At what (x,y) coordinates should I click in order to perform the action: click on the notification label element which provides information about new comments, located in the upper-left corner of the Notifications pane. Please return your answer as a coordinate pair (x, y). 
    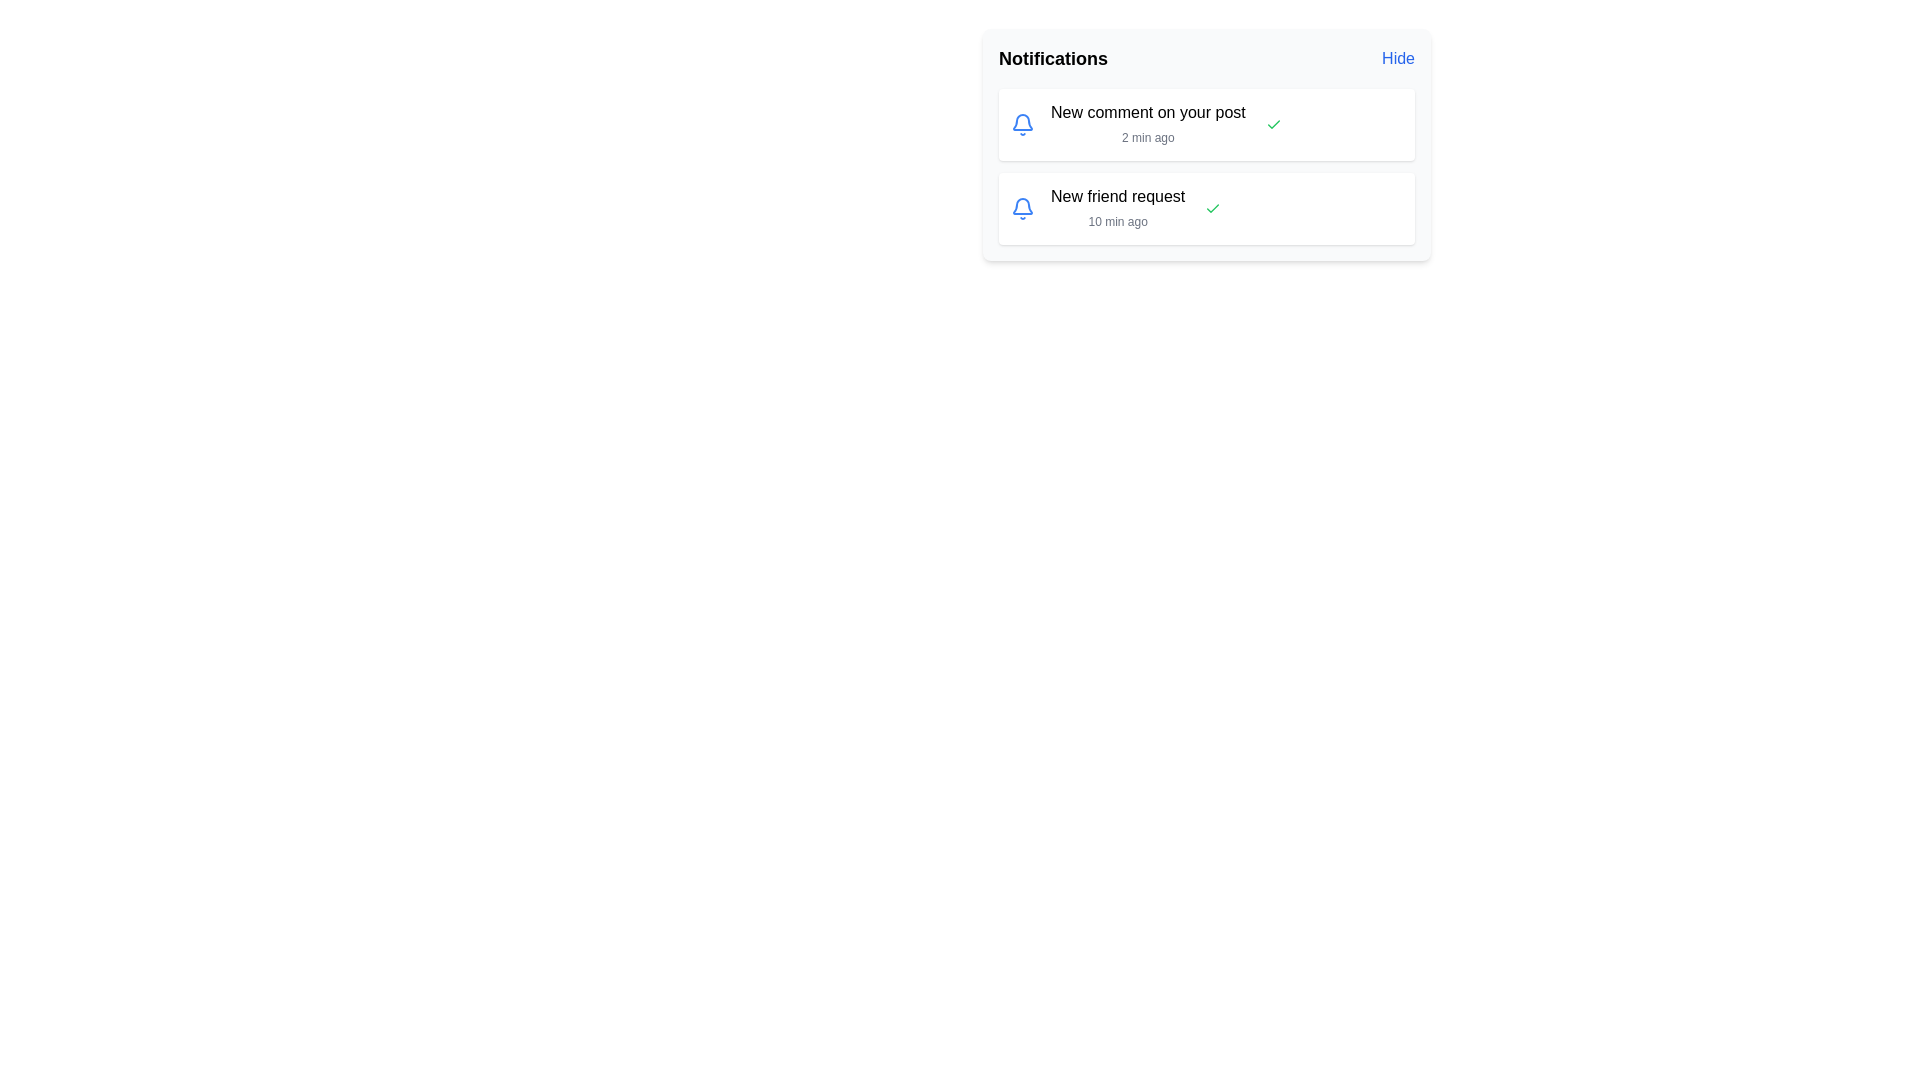
    Looking at the image, I should click on (1148, 112).